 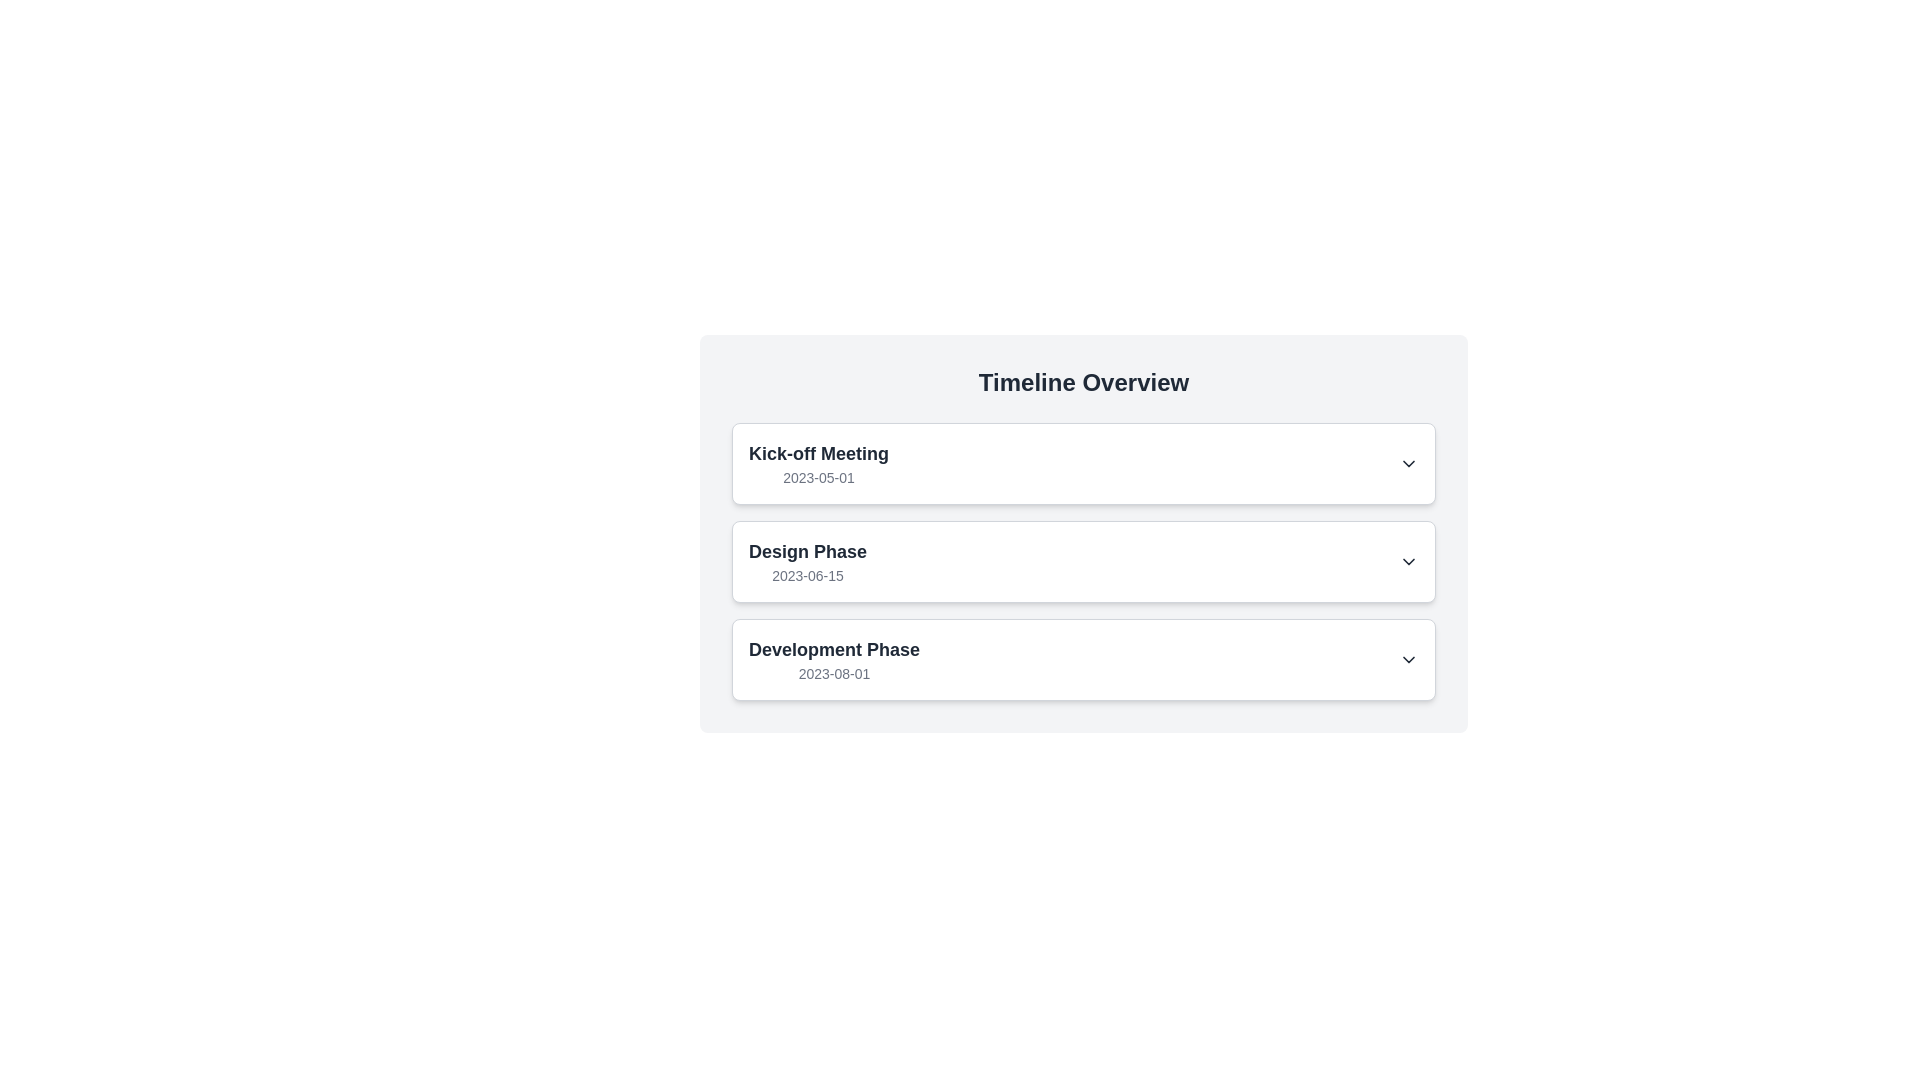 I want to click on the timeline entry labeled 'Design Phase' with an interactive dropdown trigger, which is the second entry in a vertical list of timeline items, so click(x=1083, y=562).